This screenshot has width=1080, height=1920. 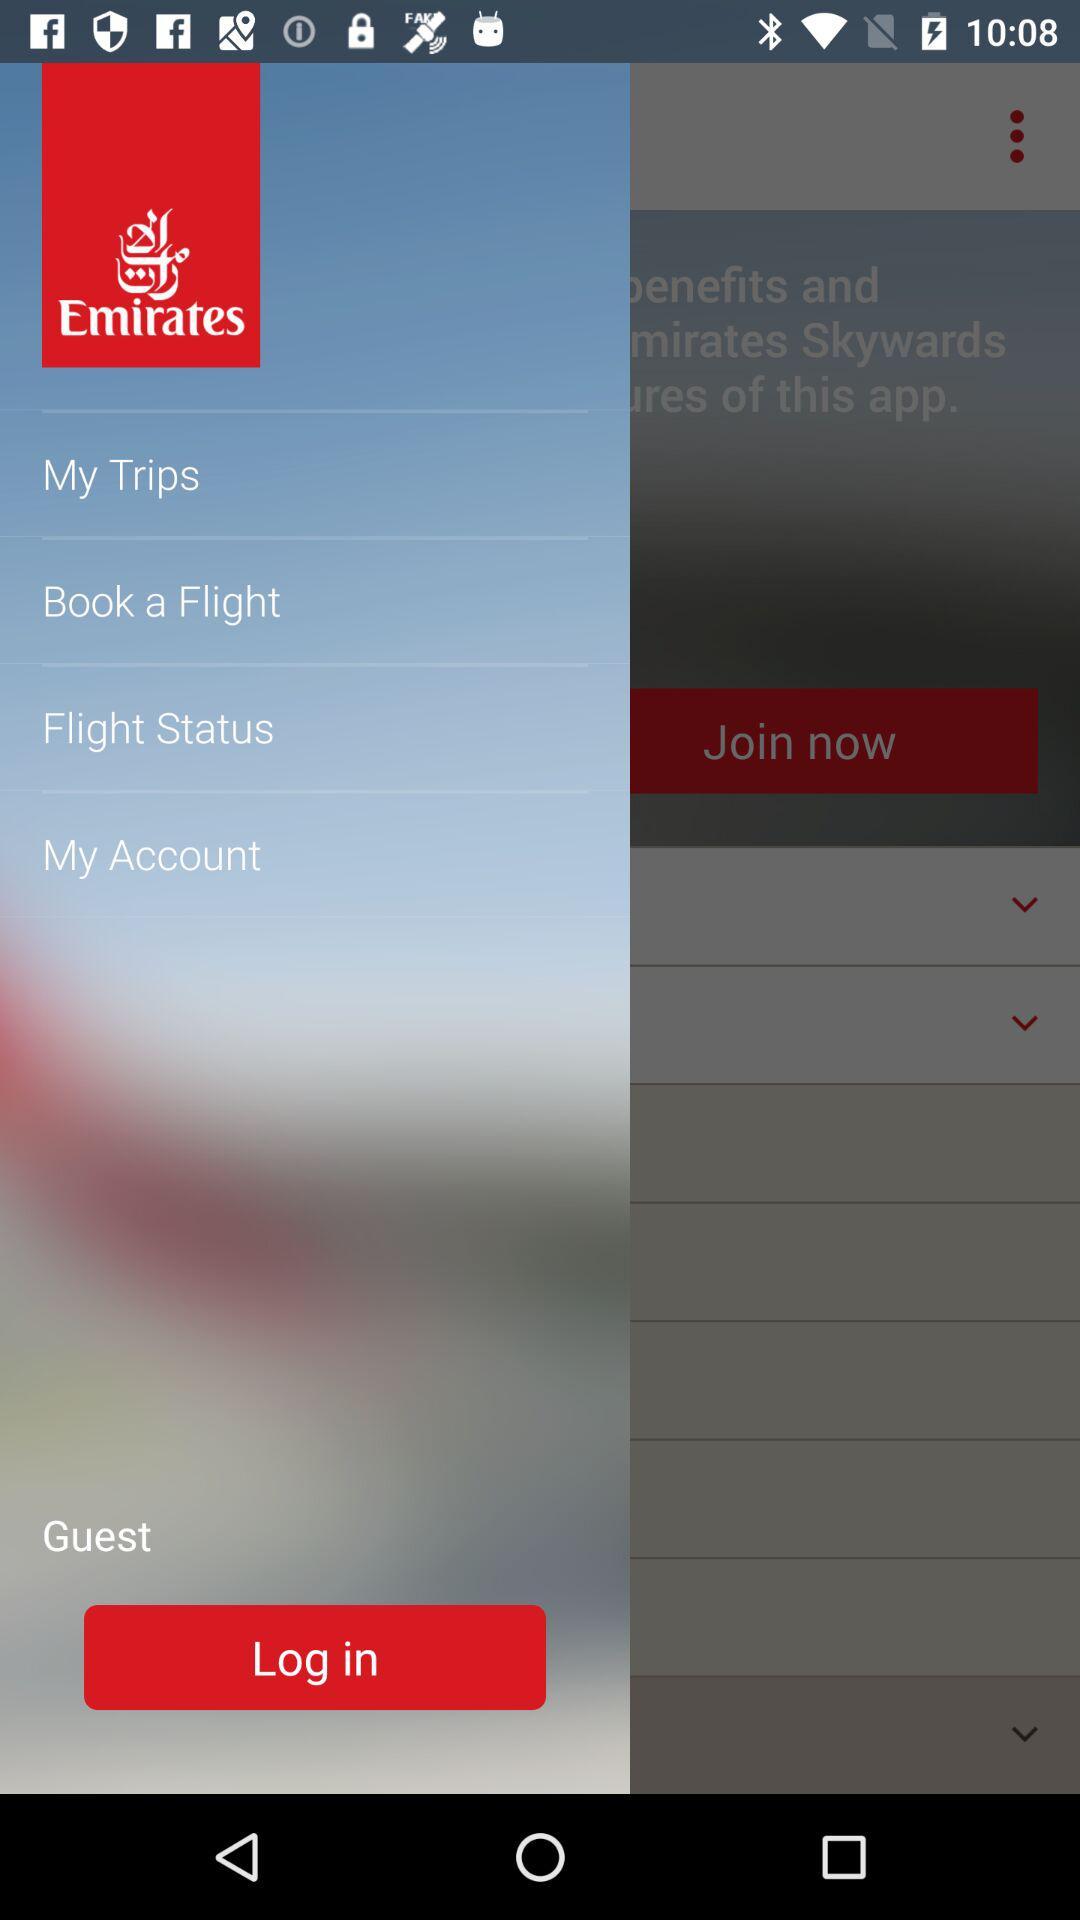 I want to click on the expand_more icon, so click(x=1024, y=1733).